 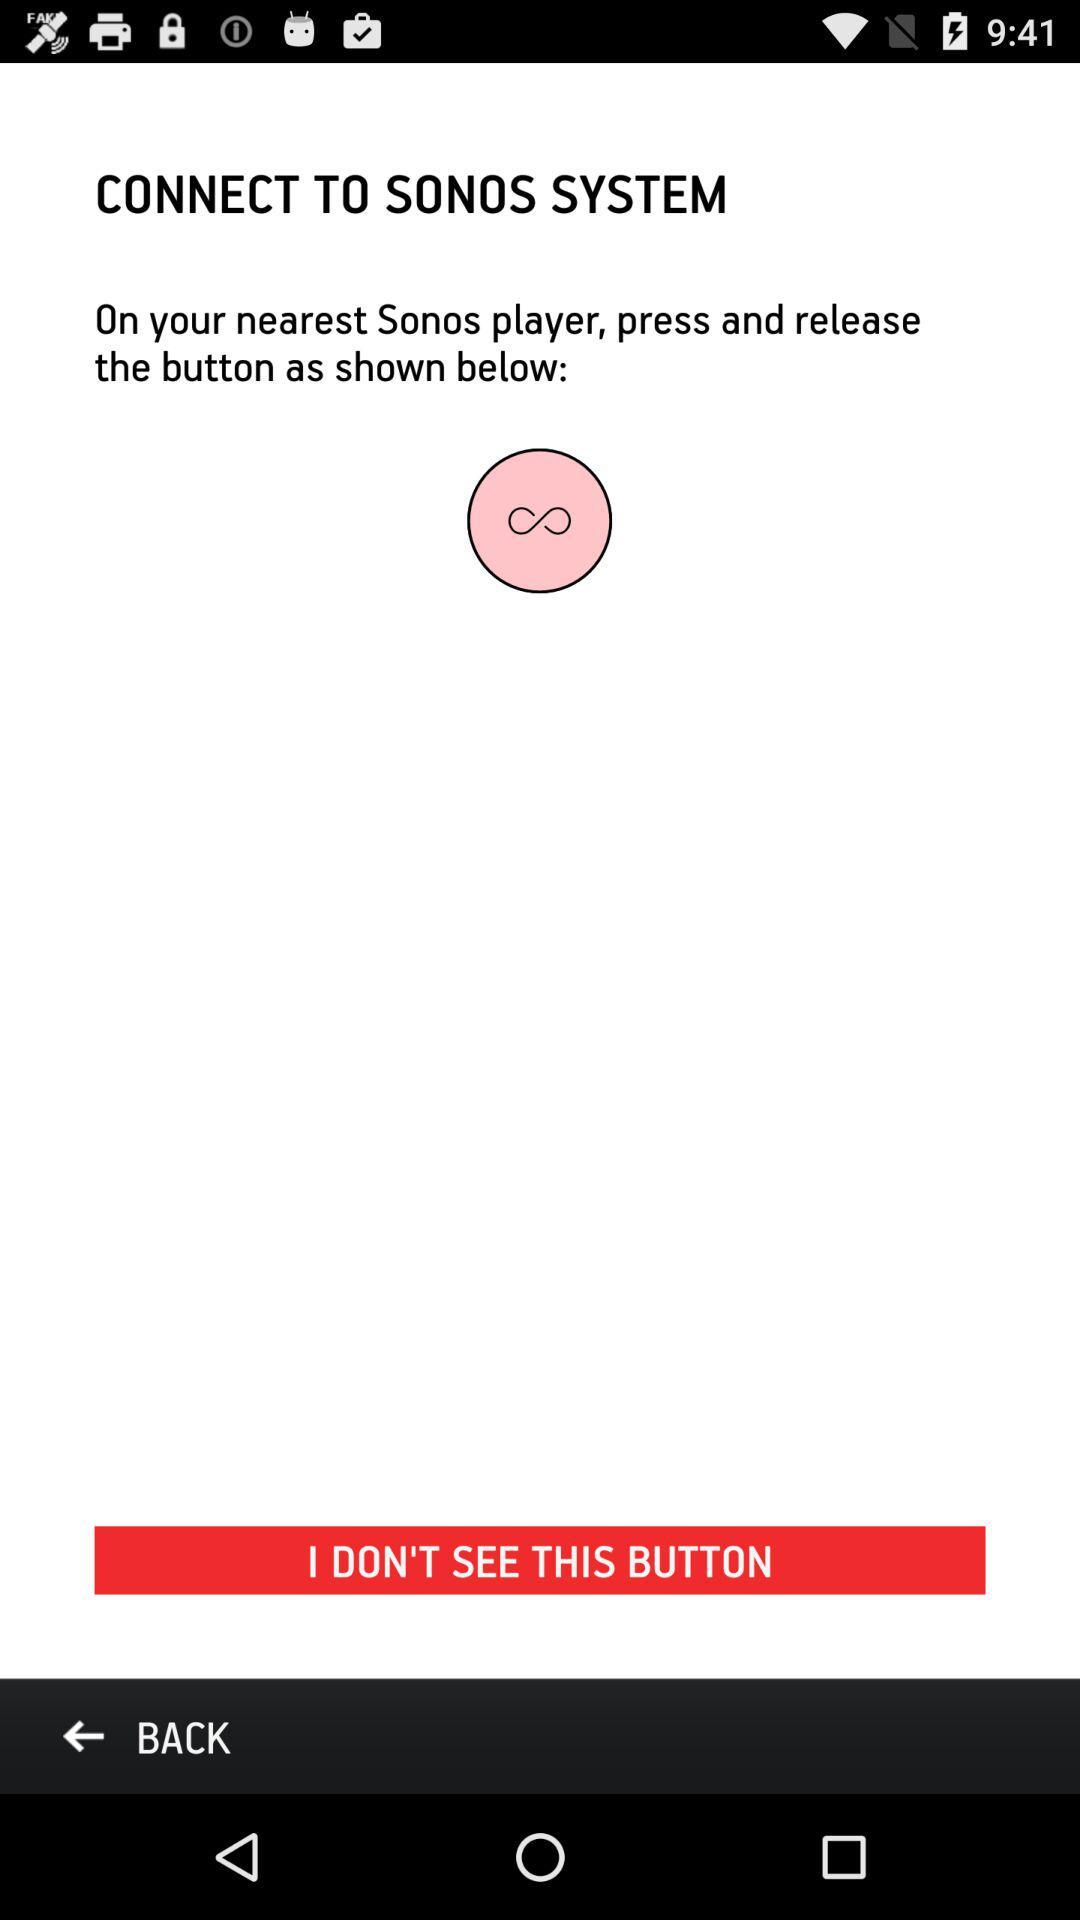 I want to click on icon above back item, so click(x=540, y=1559).